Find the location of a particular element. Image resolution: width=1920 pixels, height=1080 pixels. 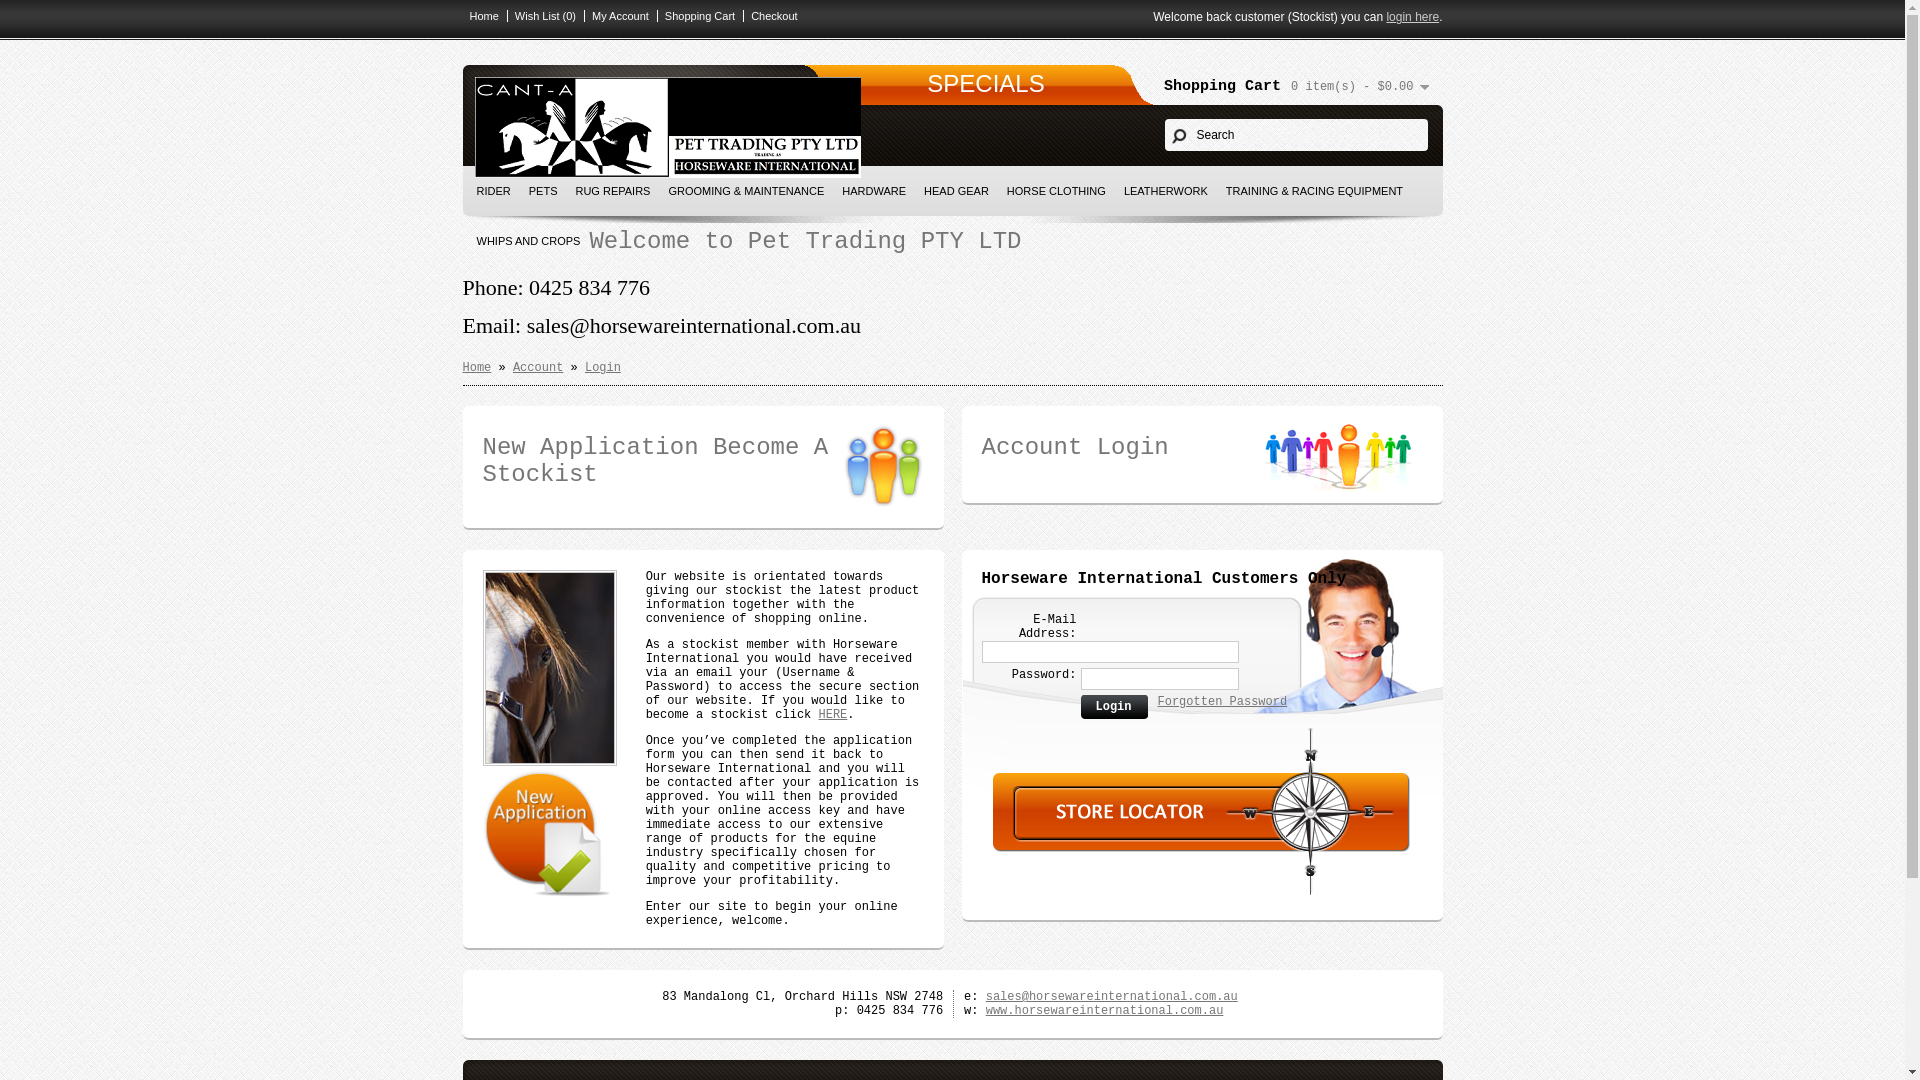

'Wish List (0)' is located at coordinates (541, 15).